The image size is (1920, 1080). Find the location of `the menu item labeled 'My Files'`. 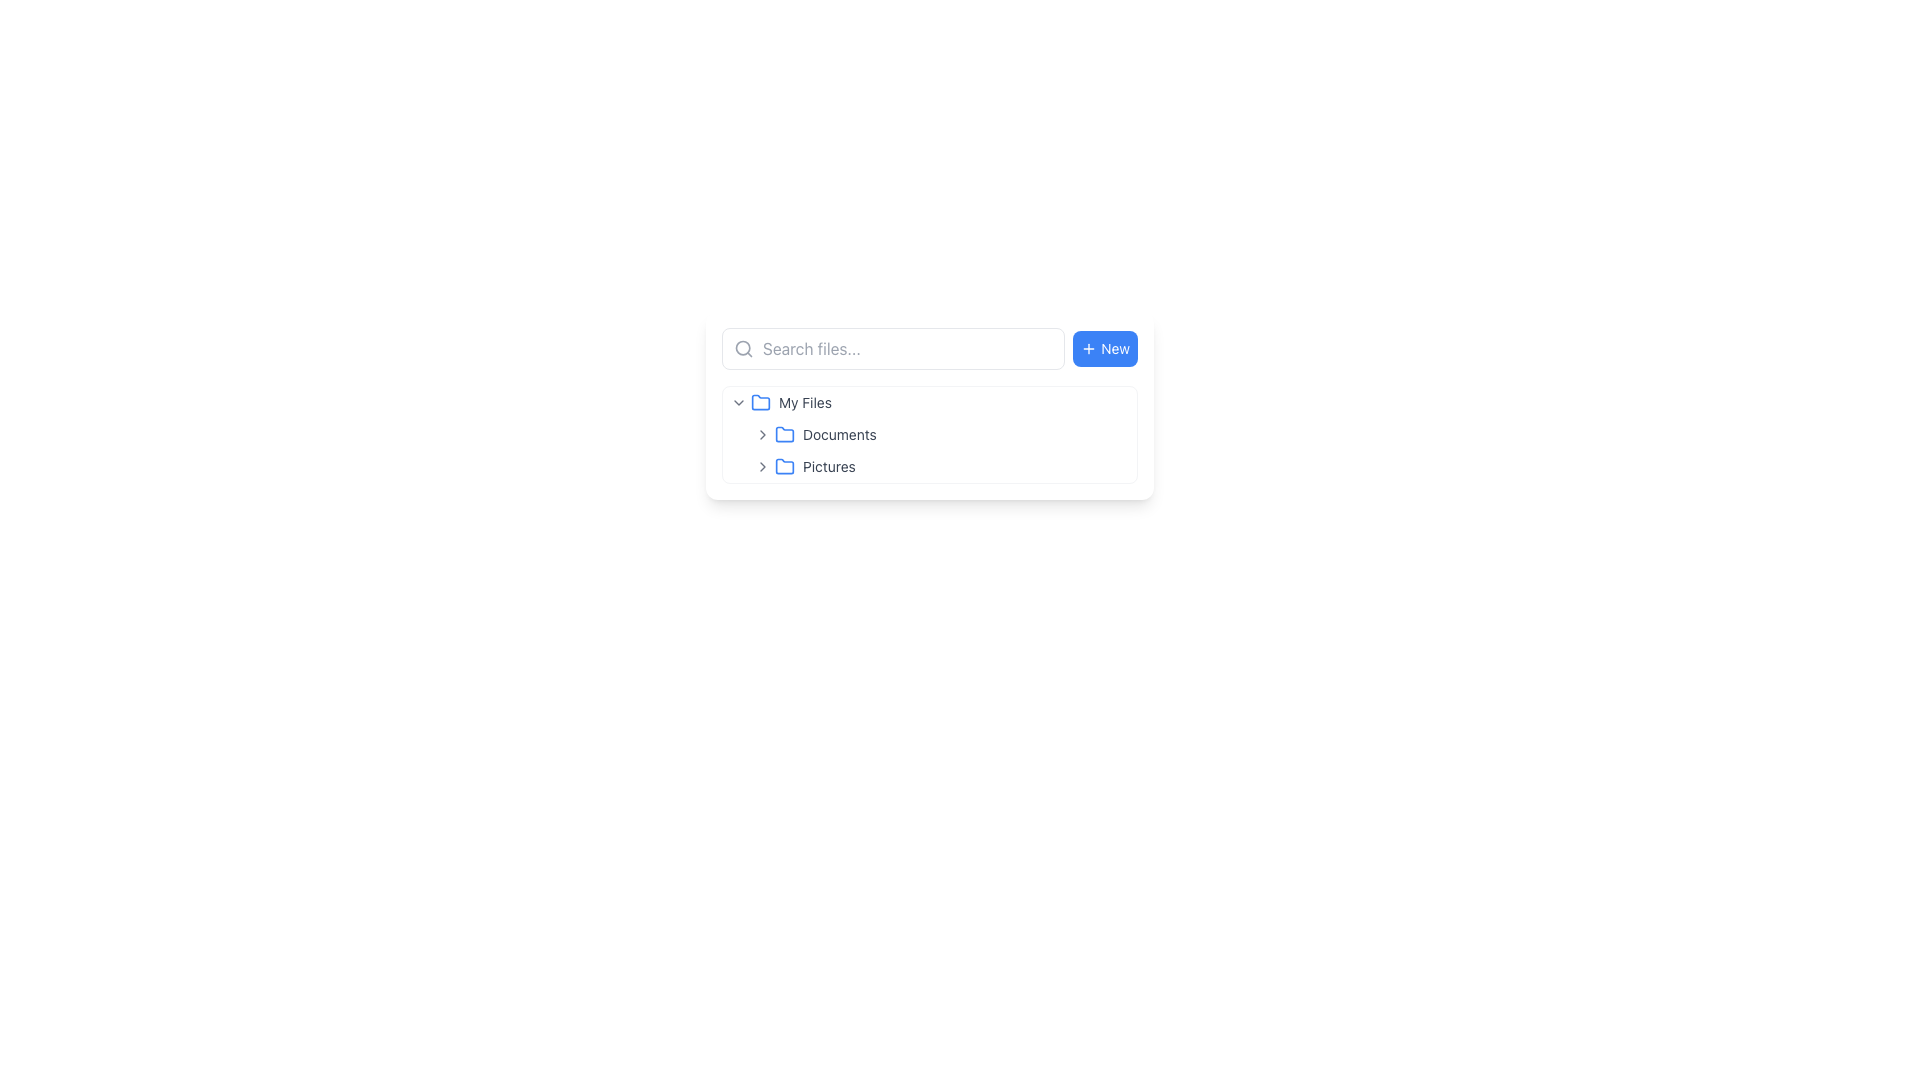

the menu item labeled 'My Files' is located at coordinates (929, 402).